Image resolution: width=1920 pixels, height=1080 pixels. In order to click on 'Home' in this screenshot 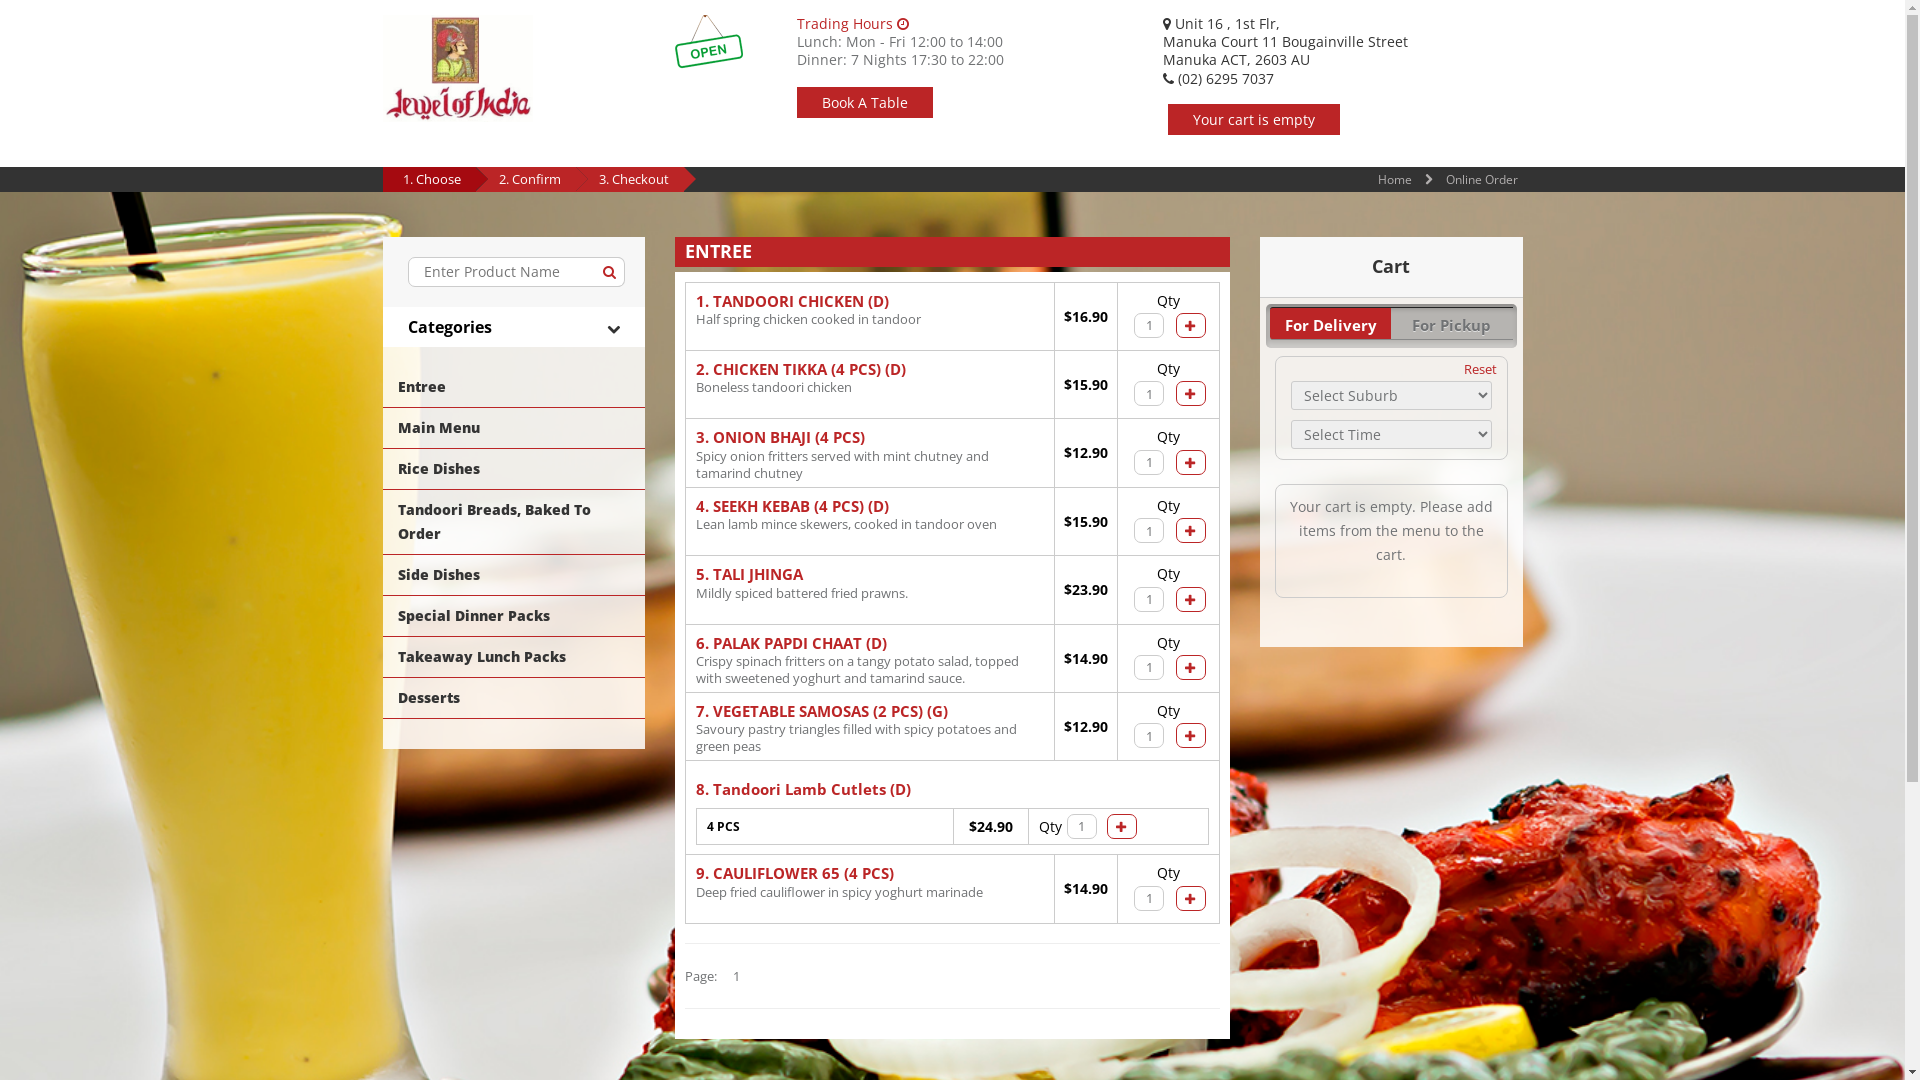, I will do `click(1394, 178)`.